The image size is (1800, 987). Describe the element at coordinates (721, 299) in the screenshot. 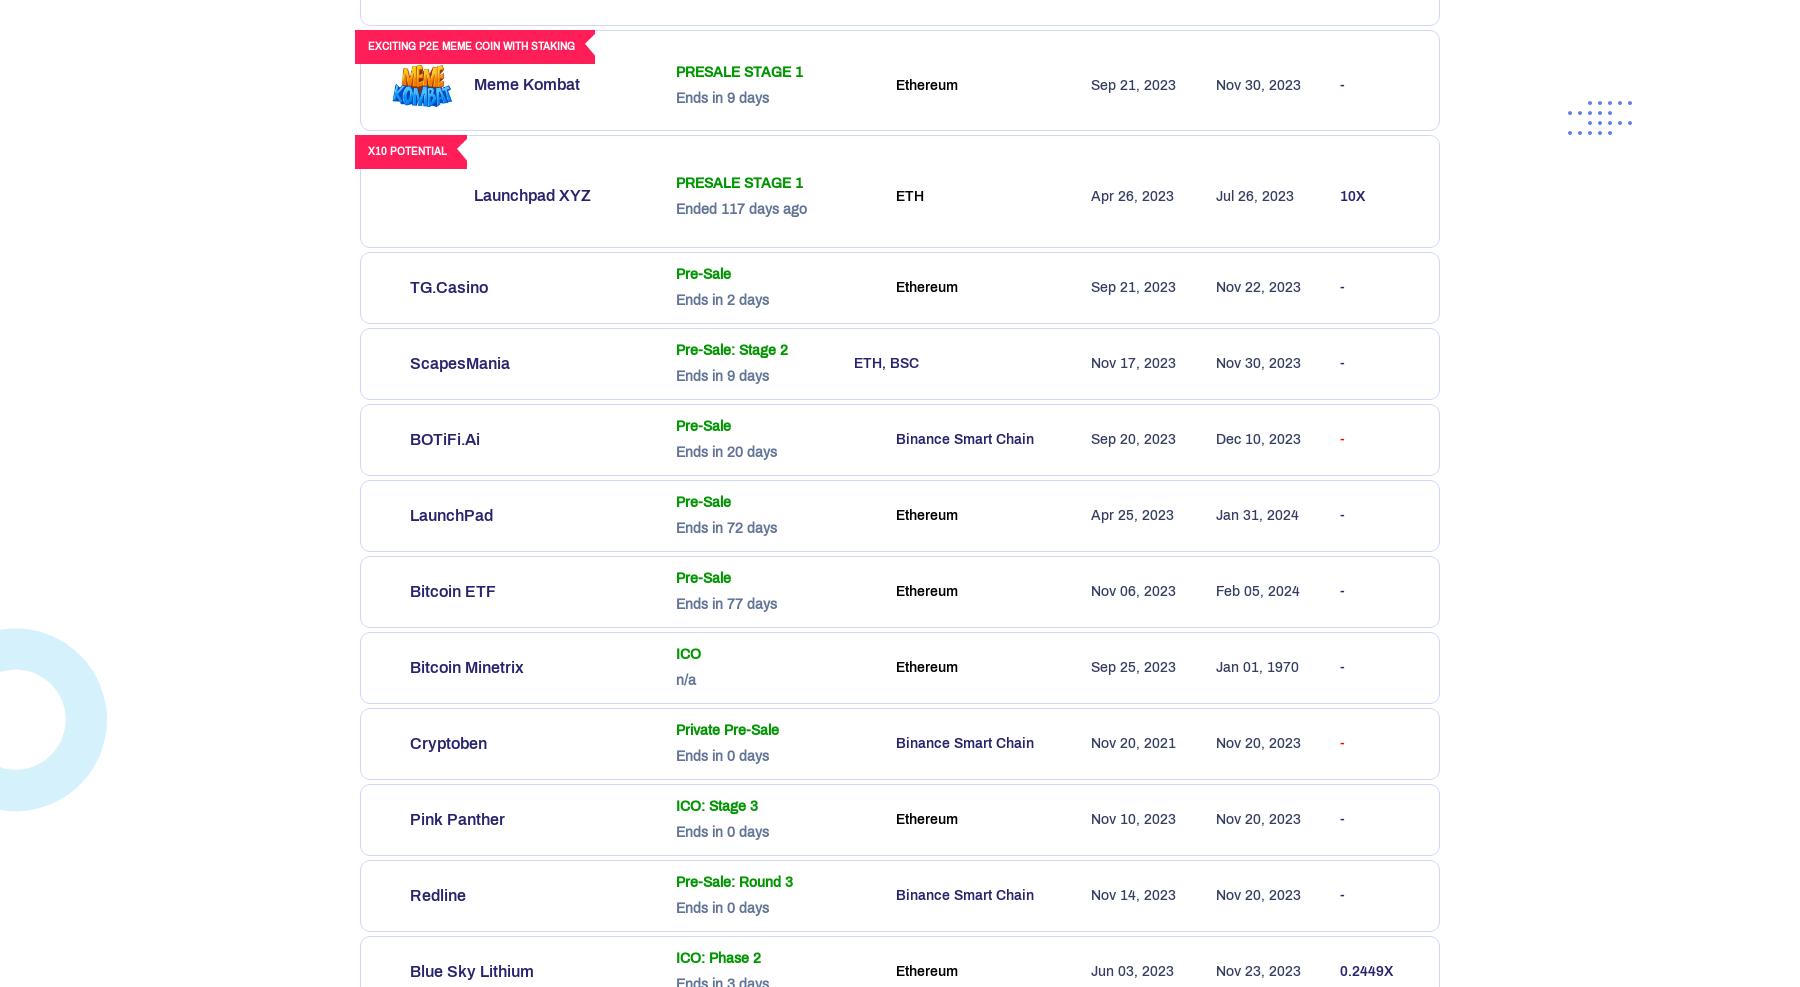

I see `'Ends in 2 days'` at that location.